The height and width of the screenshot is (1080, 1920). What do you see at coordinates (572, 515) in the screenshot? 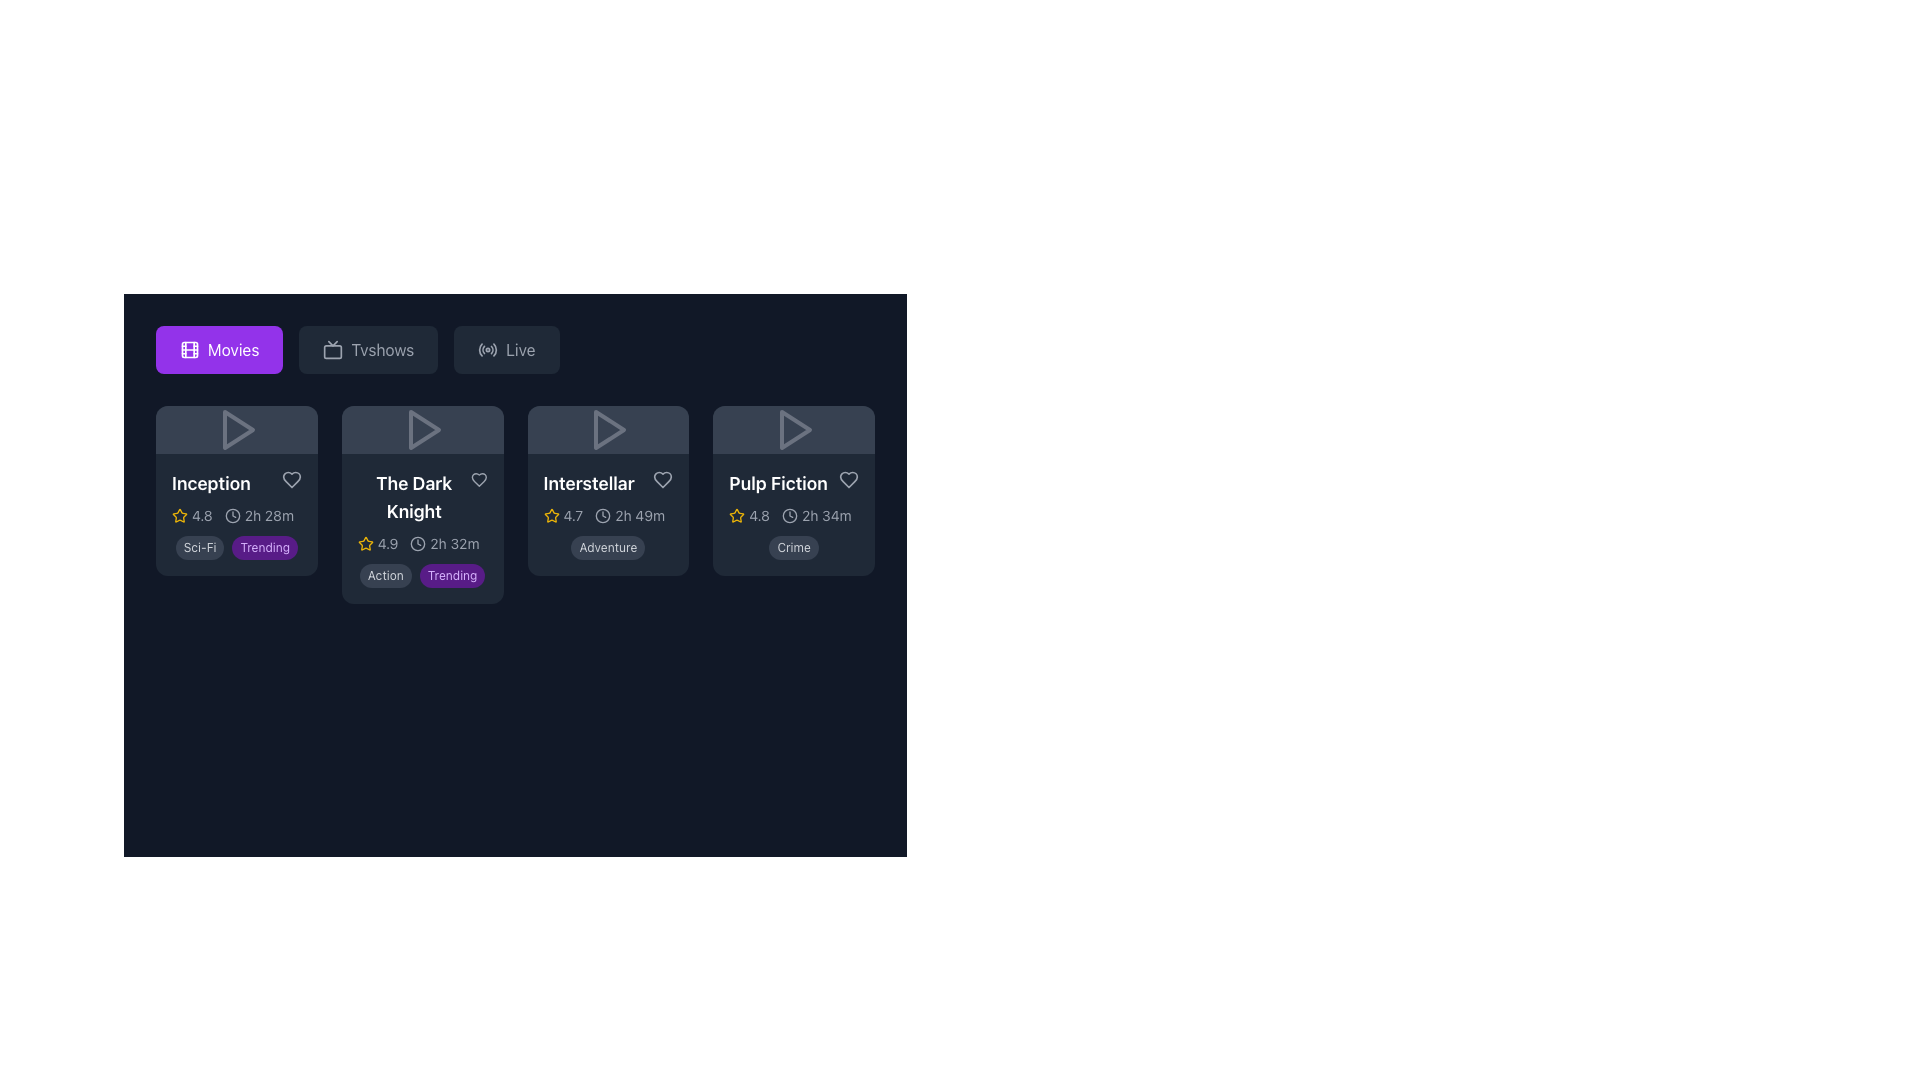
I see `numeric value '4.7' displayed in light gray text adjacent to the yellow star icon on the card for the movie 'Interstellar.'` at bounding box center [572, 515].